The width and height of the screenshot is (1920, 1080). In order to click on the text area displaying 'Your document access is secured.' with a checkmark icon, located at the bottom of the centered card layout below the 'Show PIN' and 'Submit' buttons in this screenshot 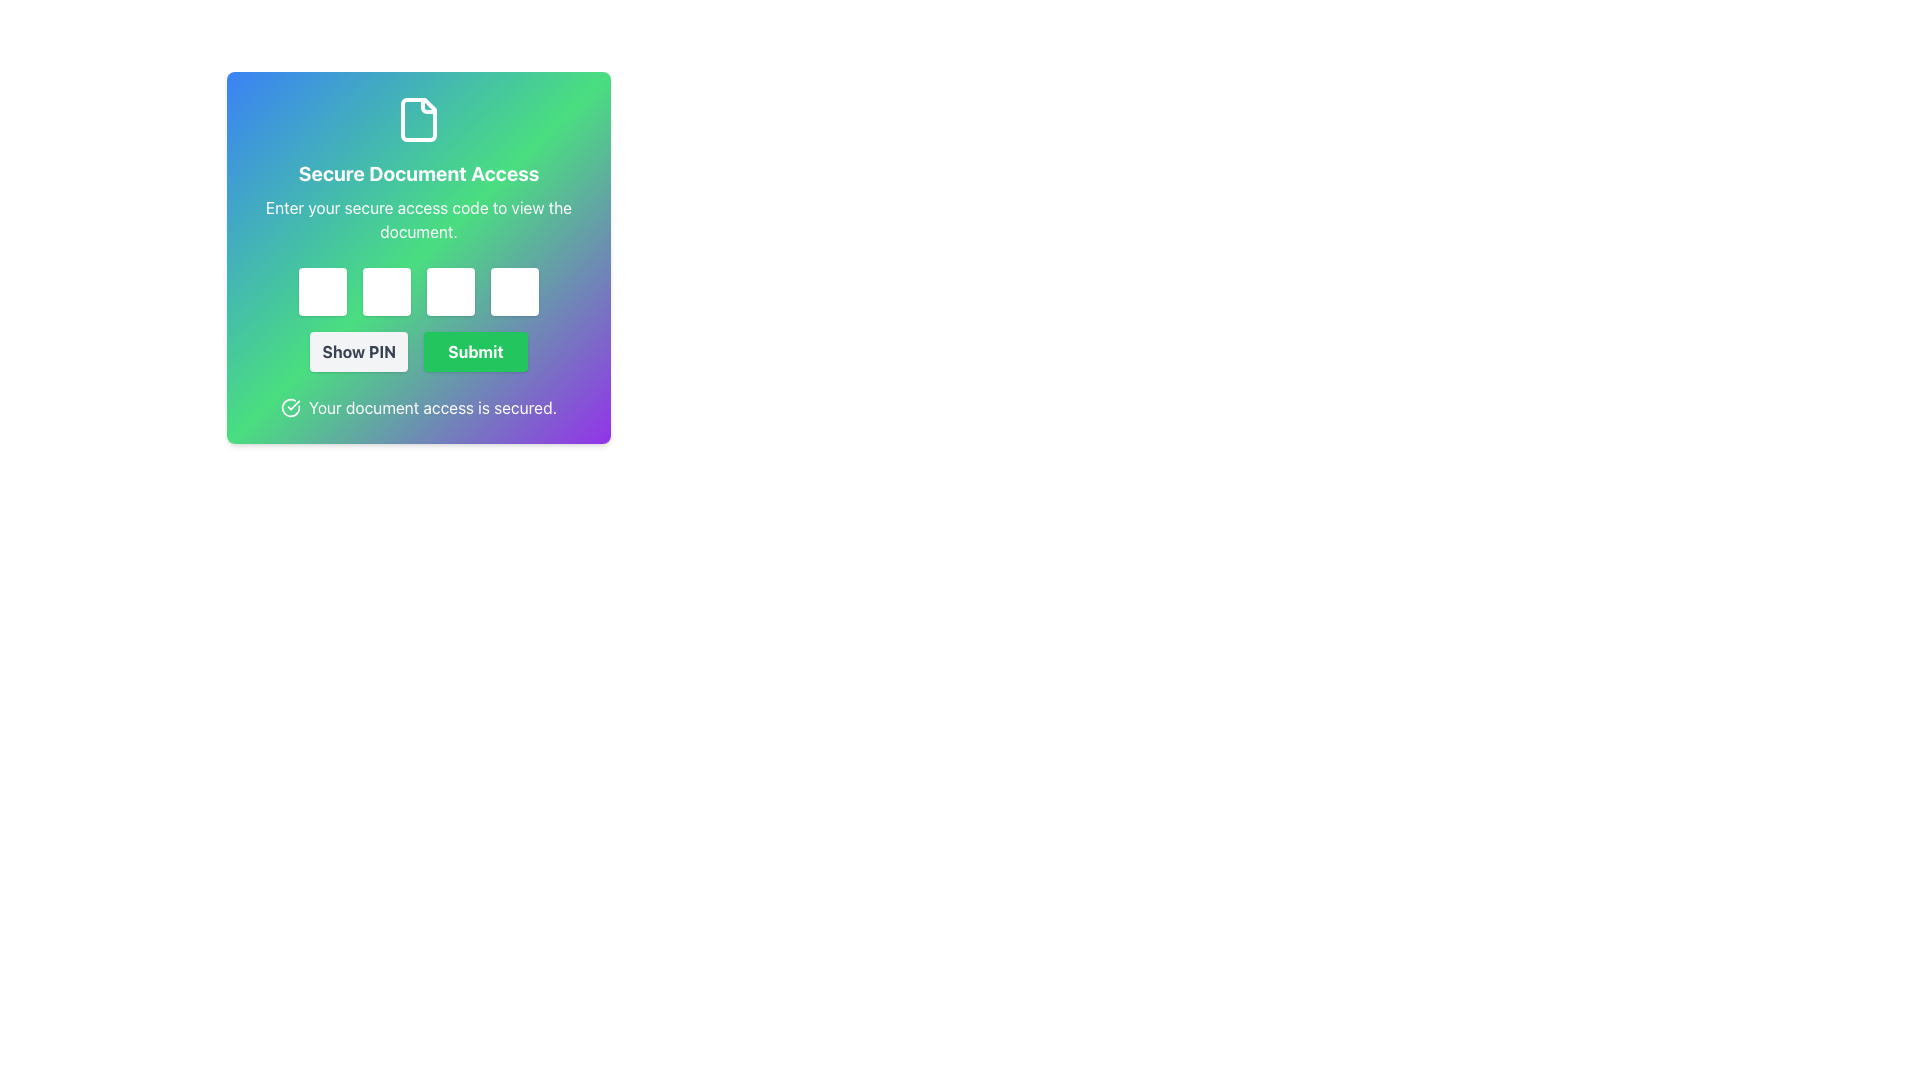, I will do `click(417, 407)`.